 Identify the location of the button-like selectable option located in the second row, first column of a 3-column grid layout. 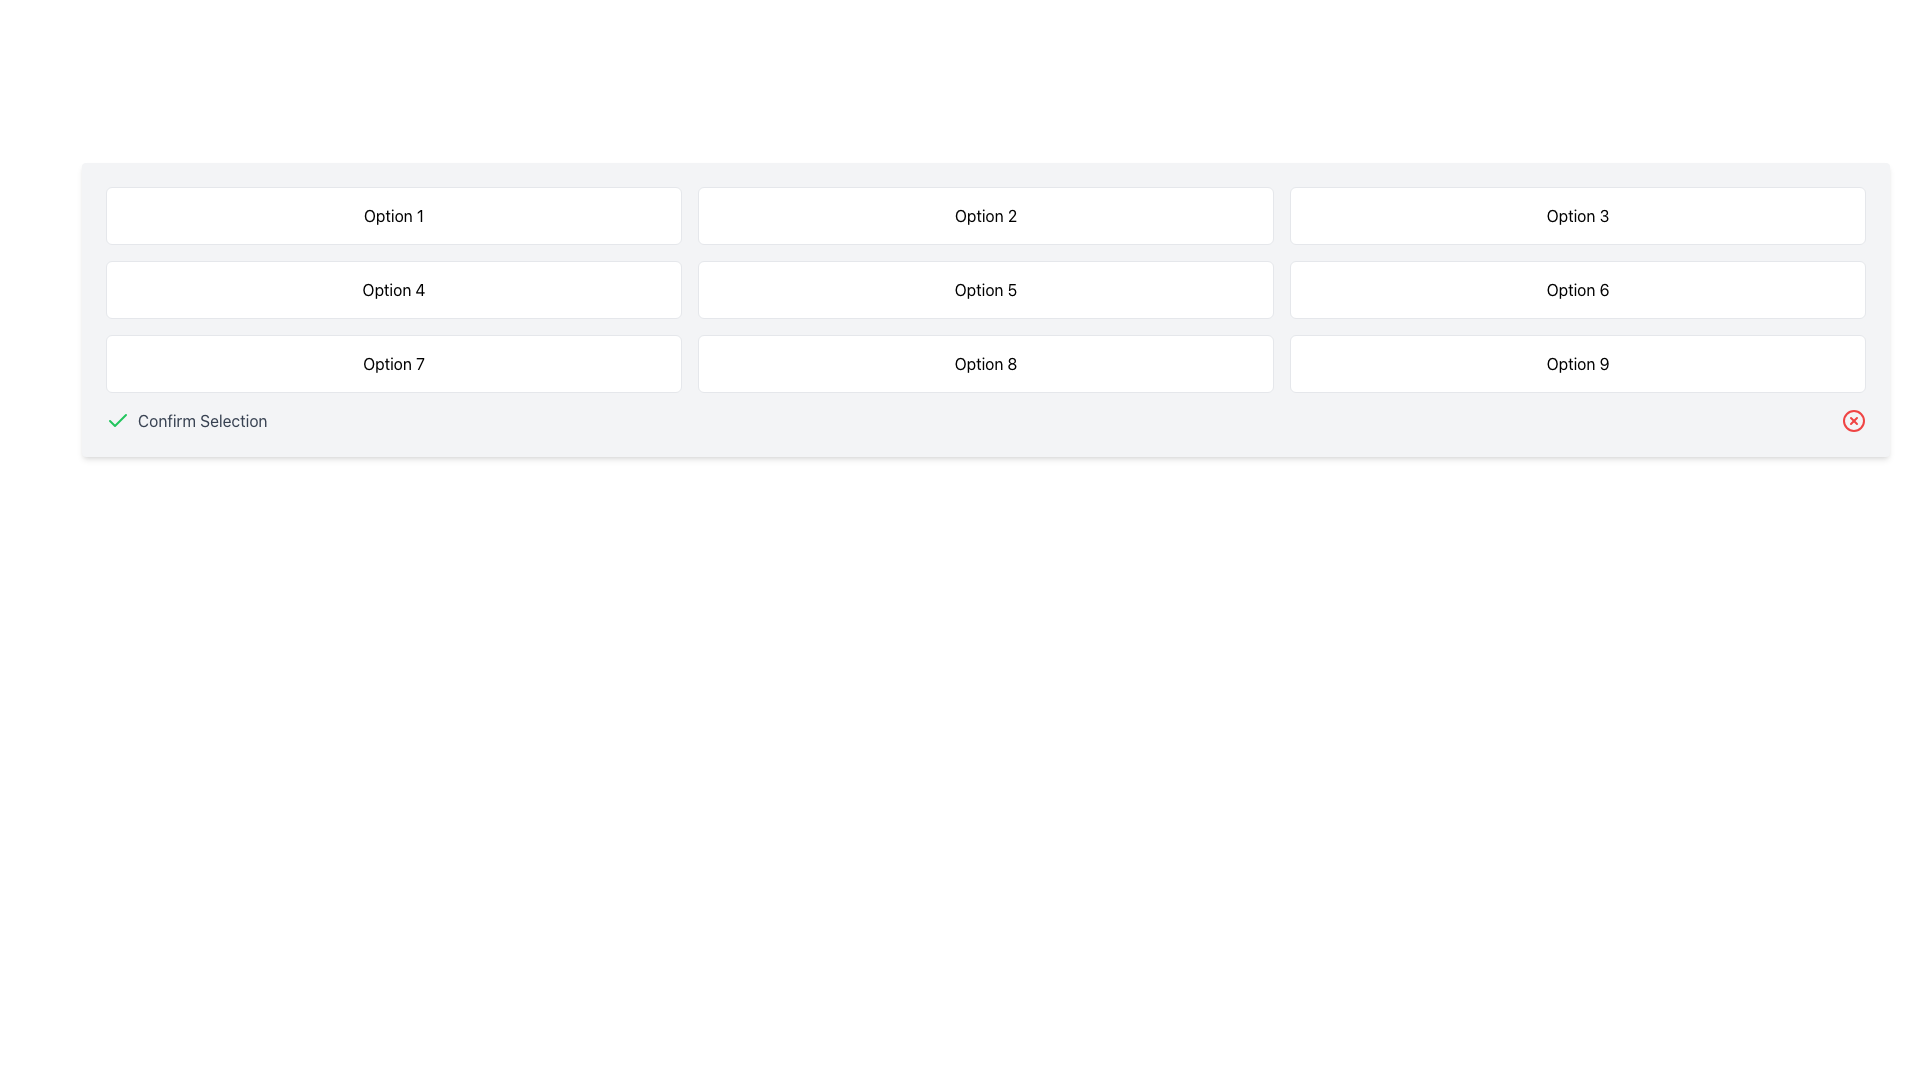
(393, 289).